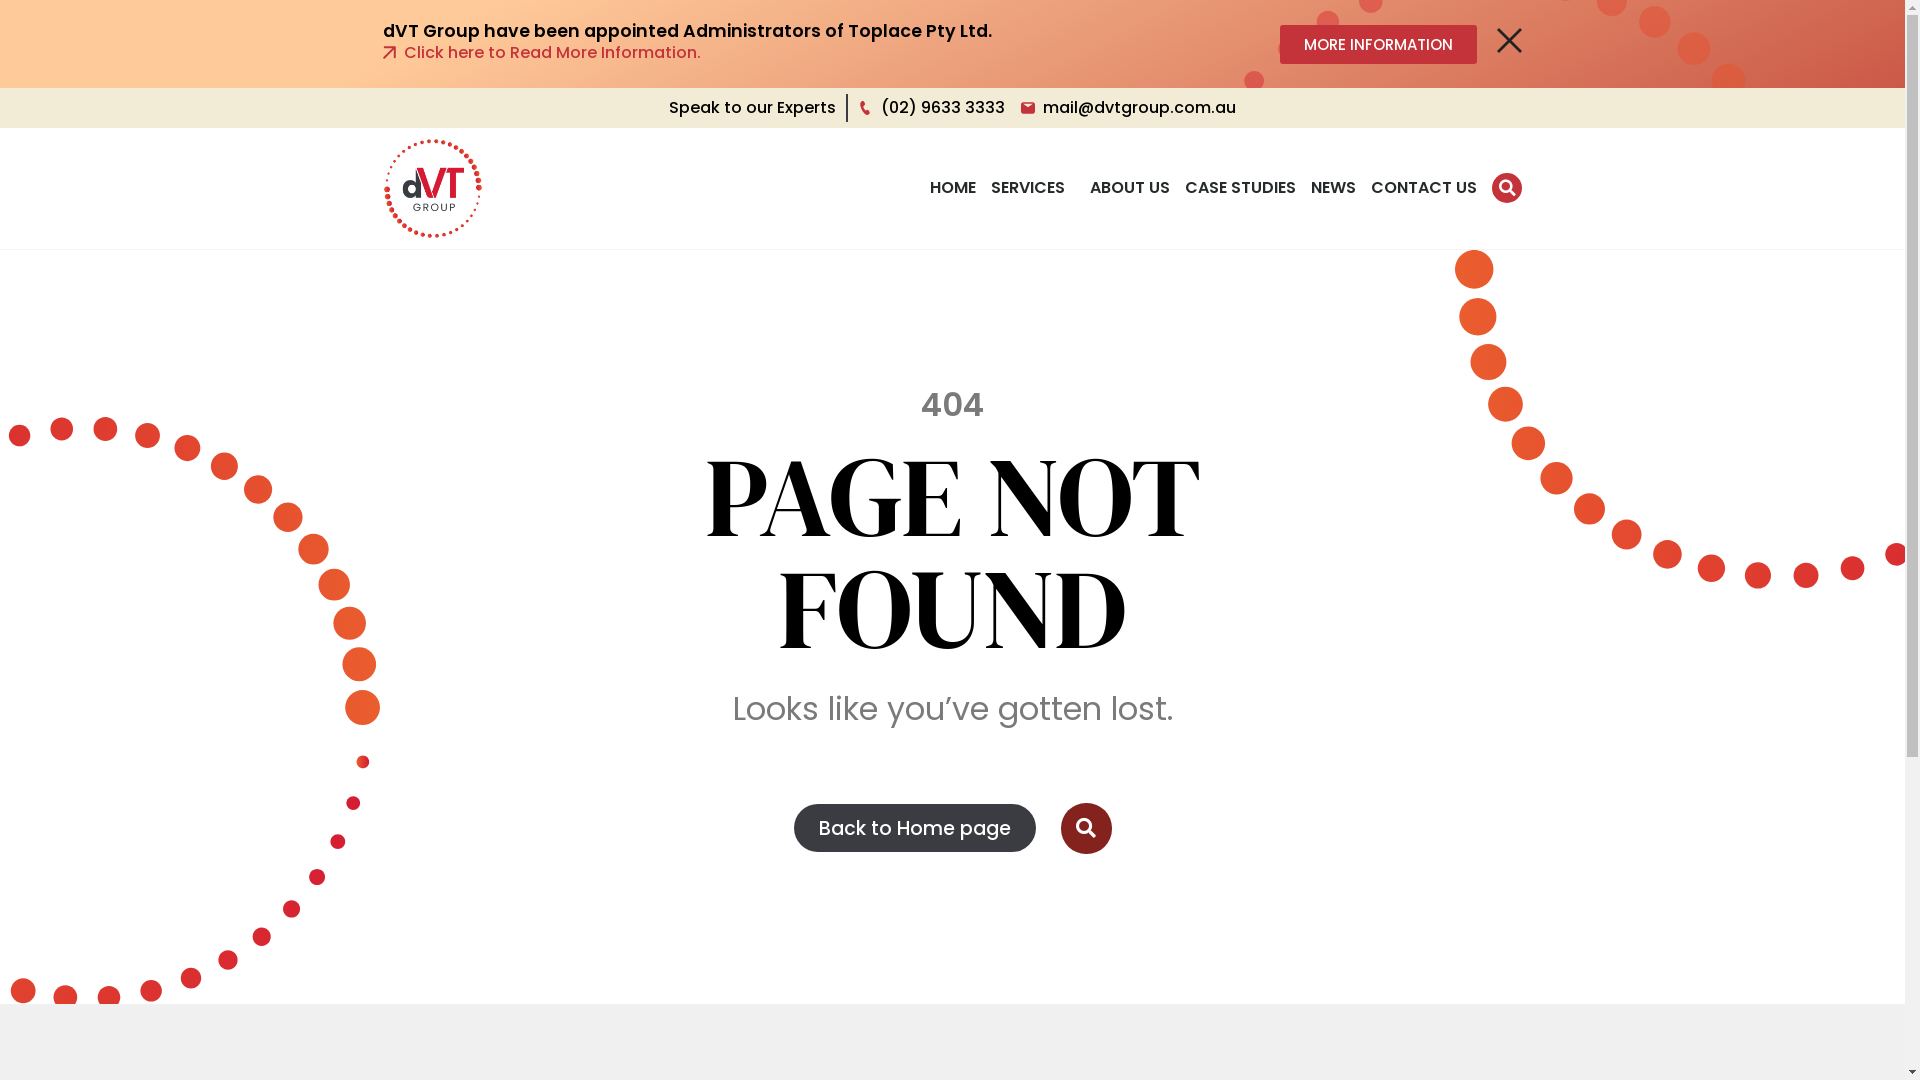 The height and width of the screenshot is (1080, 1920). Describe the element at coordinates (1423, 188) in the screenshot. I see `'CONTACT US'` at that location.